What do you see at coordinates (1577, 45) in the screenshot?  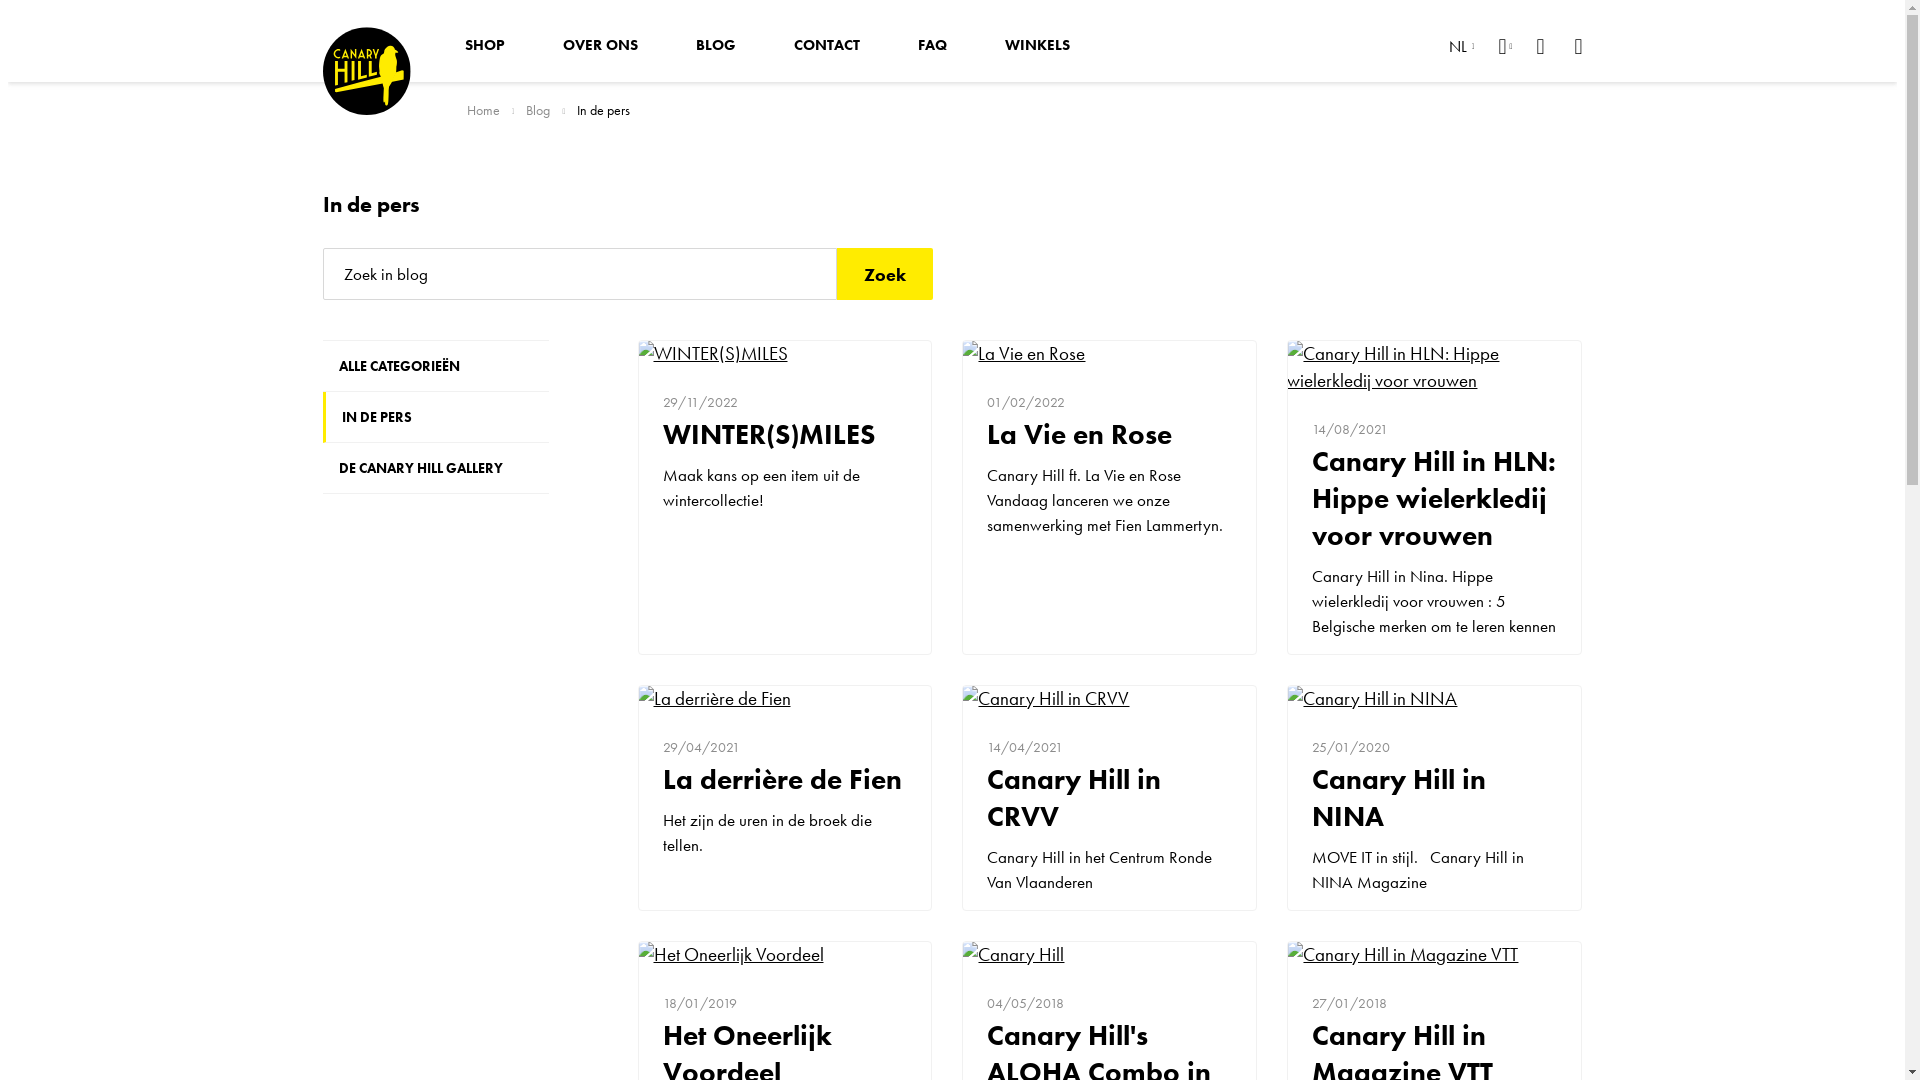 I see `'Winkelwagen'` at bounding box center [1577, 45].